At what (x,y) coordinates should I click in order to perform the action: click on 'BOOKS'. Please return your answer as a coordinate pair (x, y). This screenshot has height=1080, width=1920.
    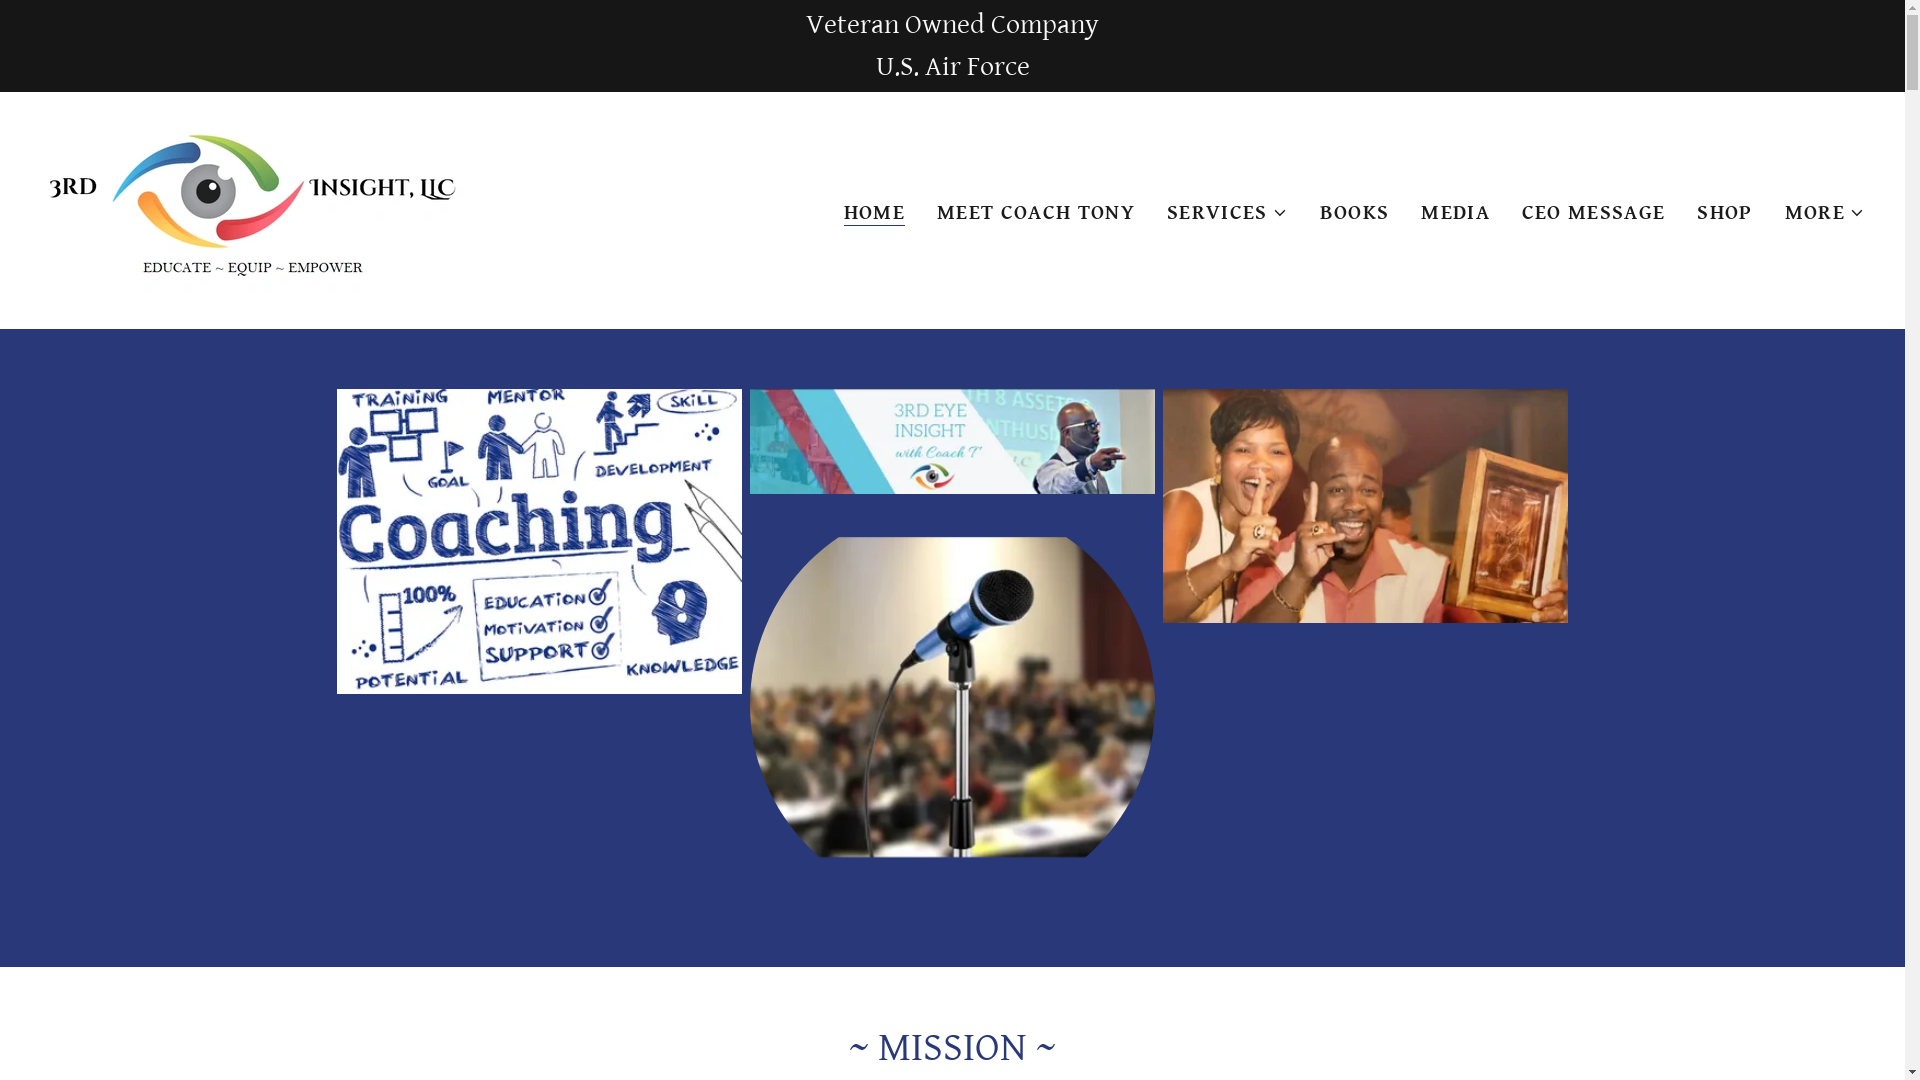
    Looking at the image, I should click on (1354, 212).